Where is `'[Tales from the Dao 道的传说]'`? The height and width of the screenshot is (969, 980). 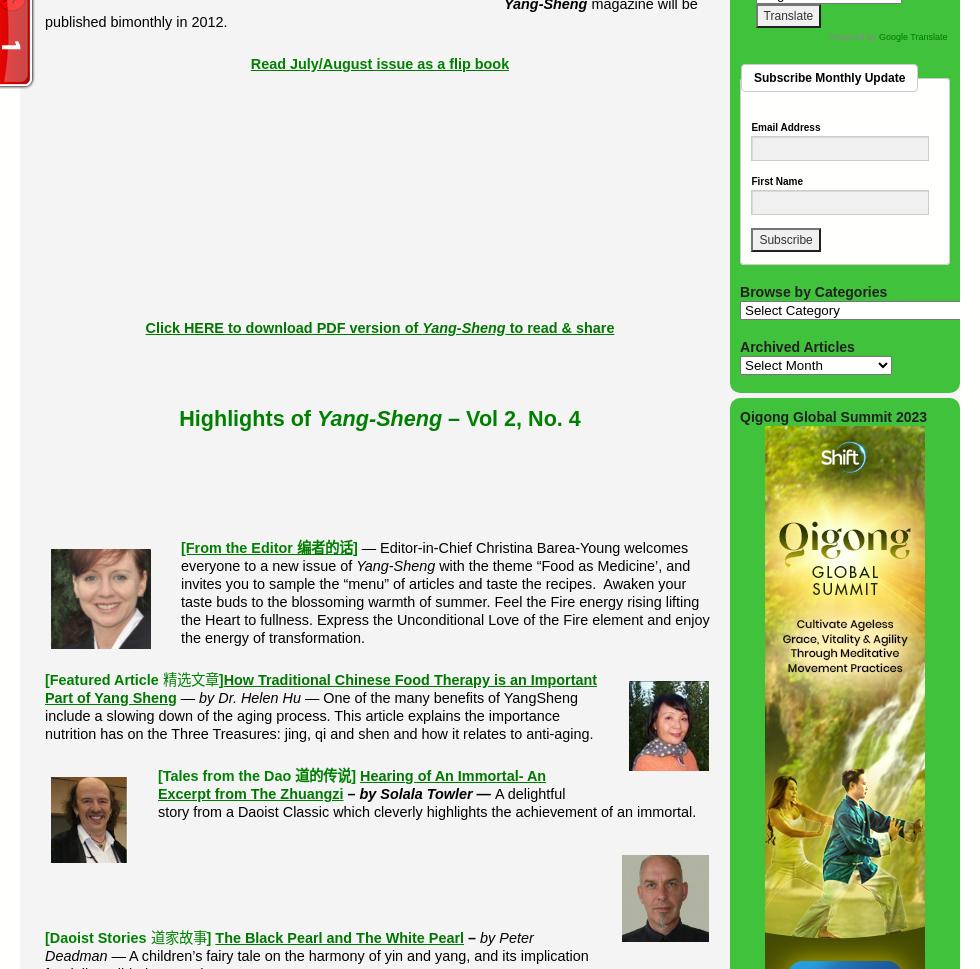 '[Tales from the Dao 道的传说]' is located at coordinates (256, 774).